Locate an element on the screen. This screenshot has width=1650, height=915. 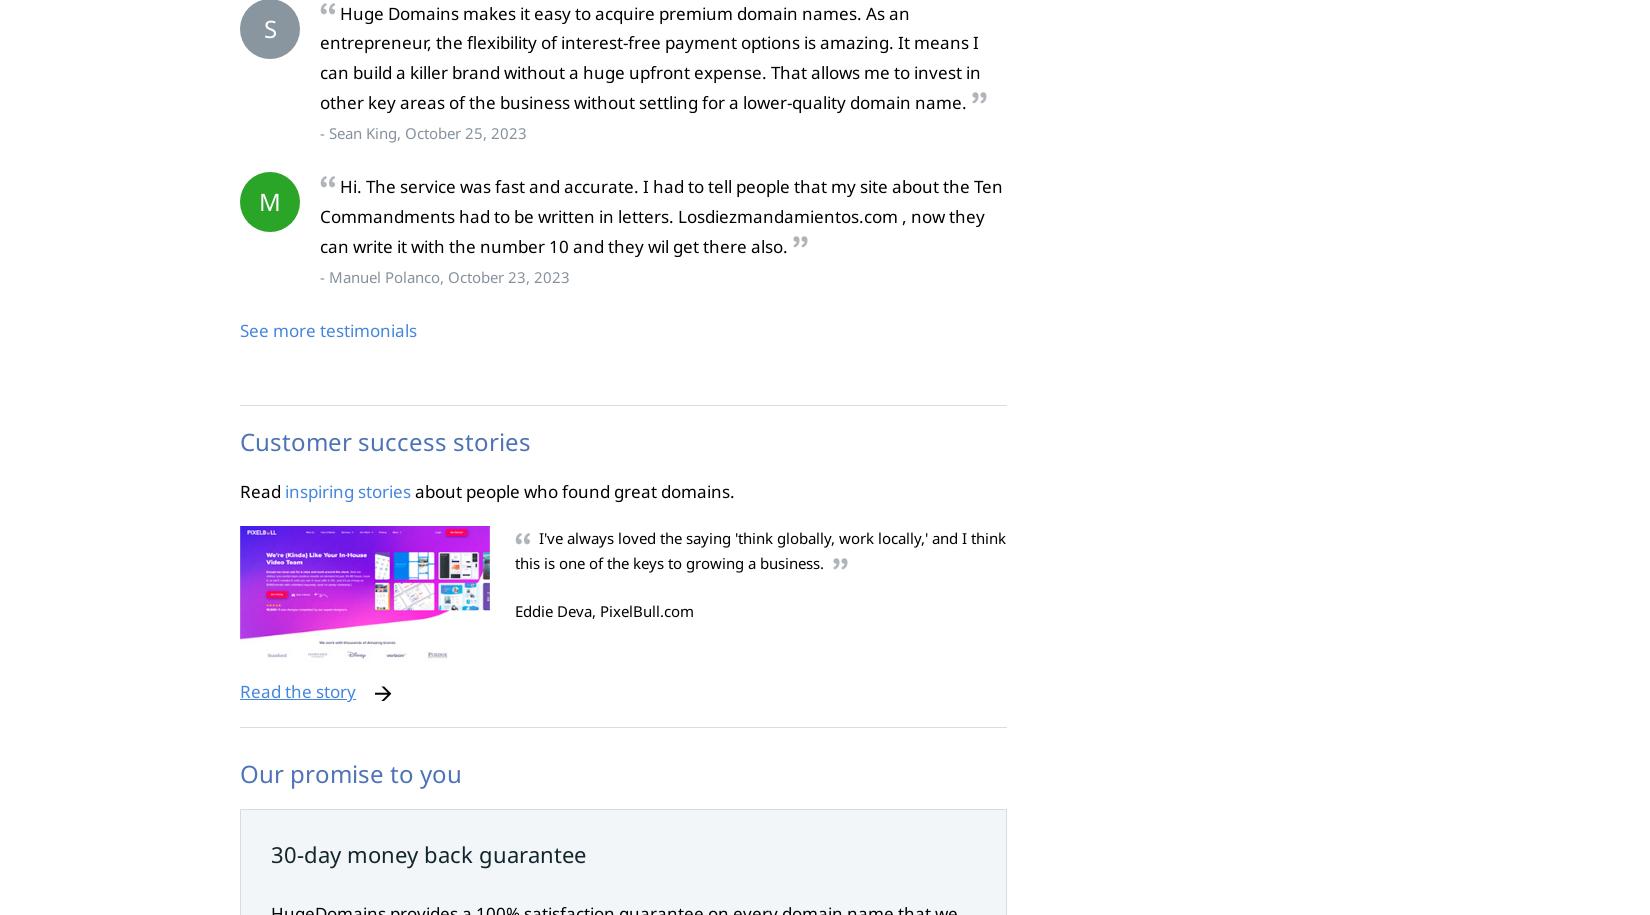
'Read the story' is located at coordinates (297, 690).